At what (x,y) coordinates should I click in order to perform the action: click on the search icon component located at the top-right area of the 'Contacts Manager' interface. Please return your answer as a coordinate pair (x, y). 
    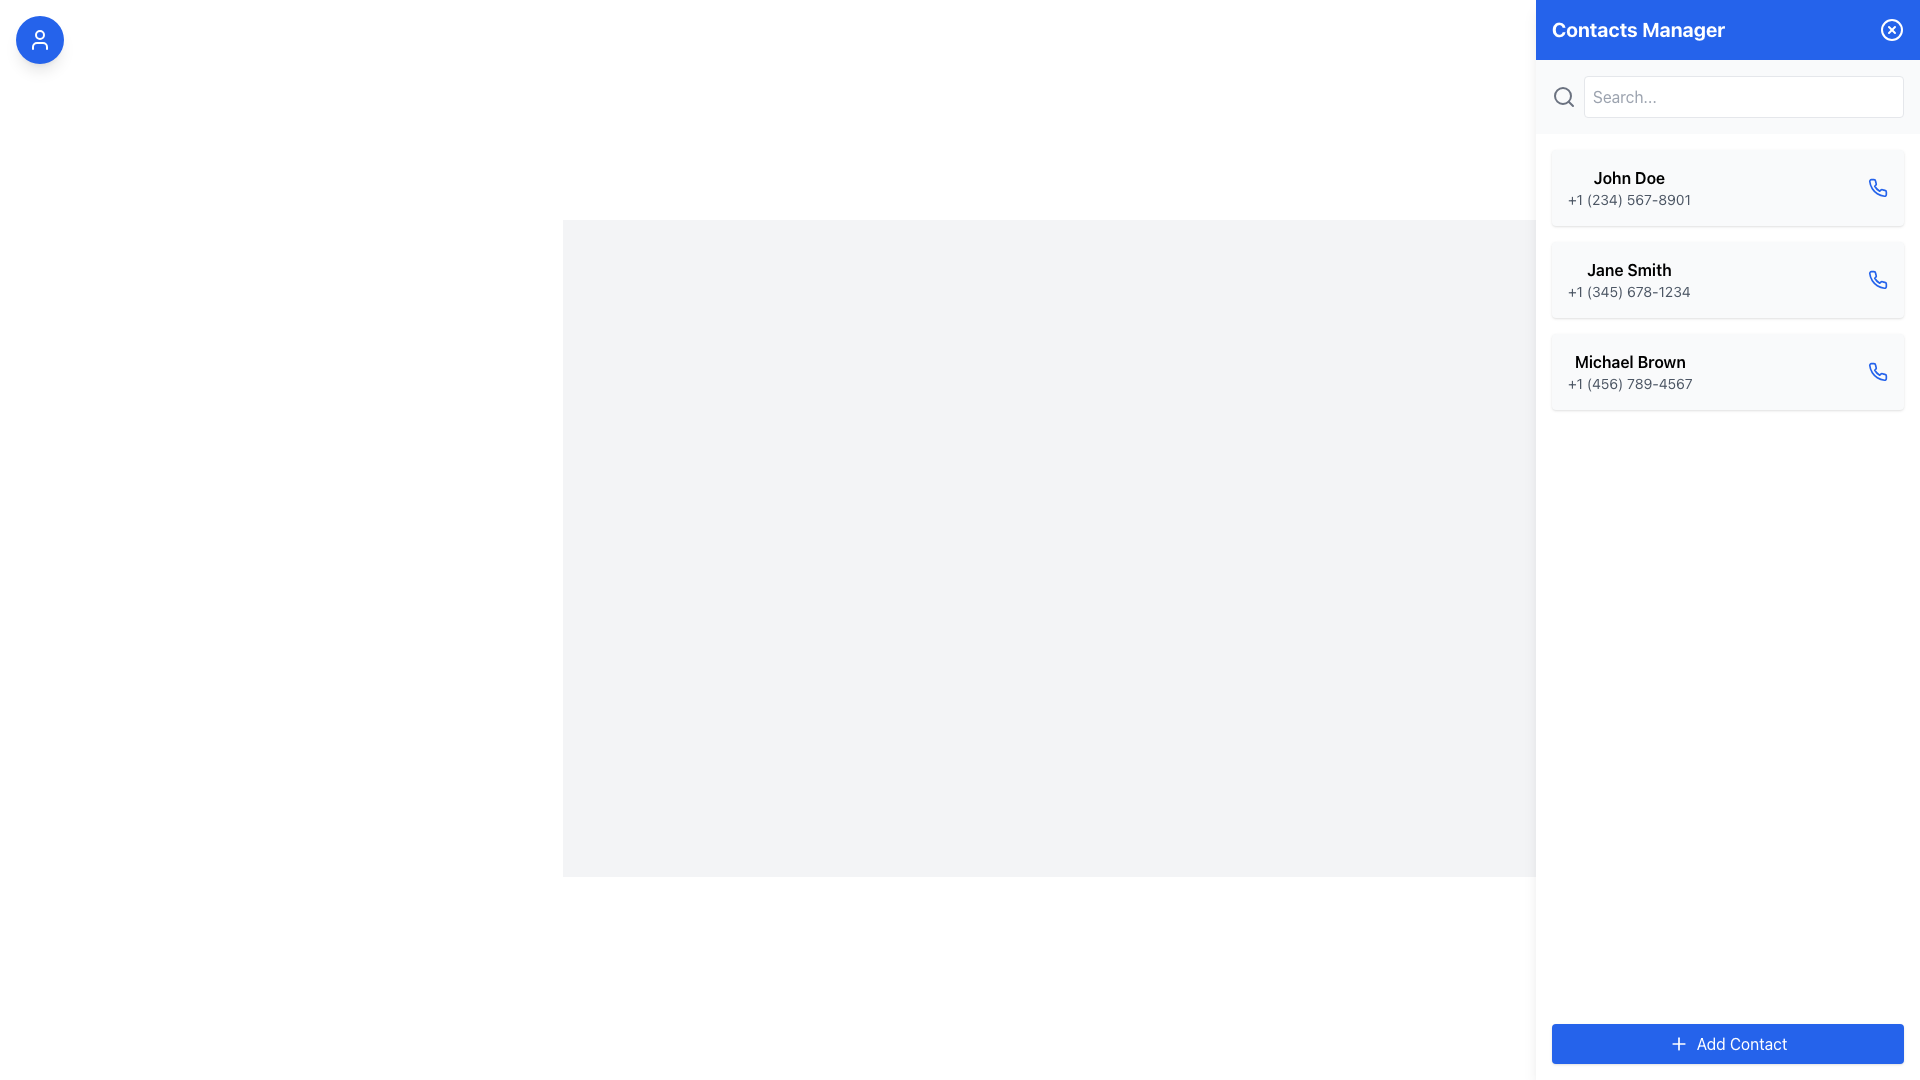
    Looking at the image, I should click on (1562, 96).